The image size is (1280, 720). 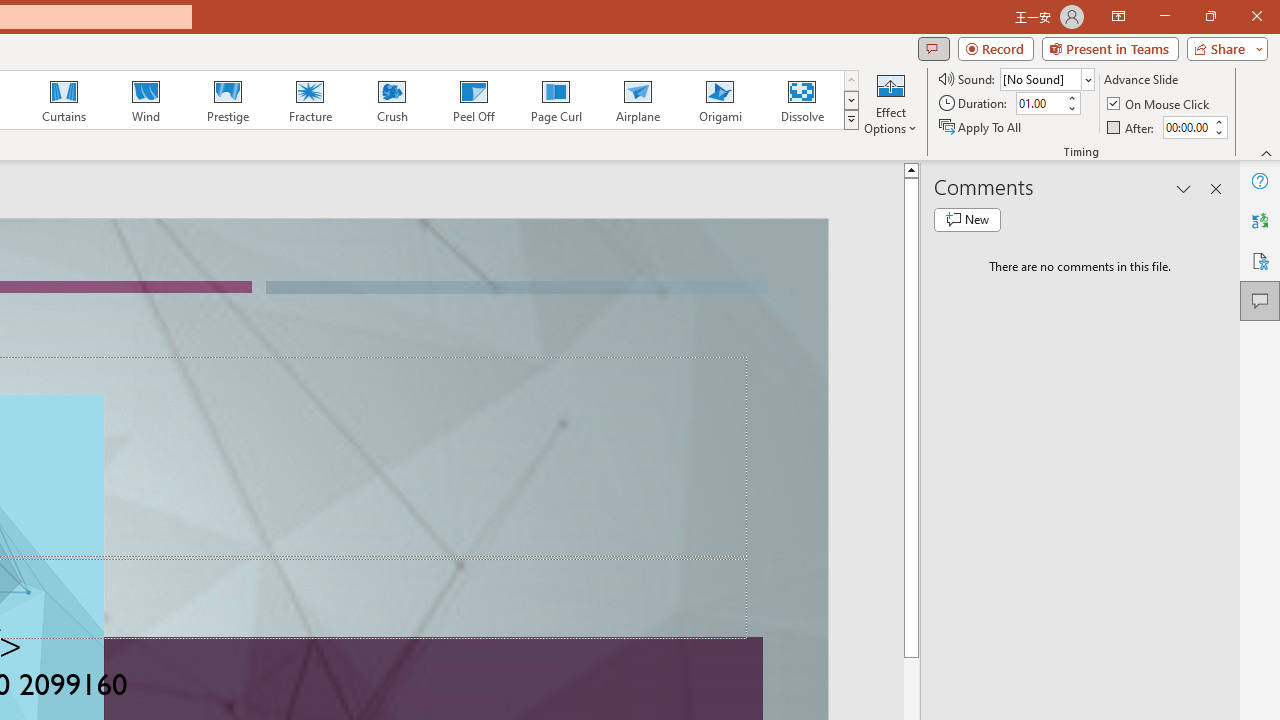 What do you see at coordinates (1217, 132) in the screenshot?
I see `'Less'` at bounding box center [1217, 132].